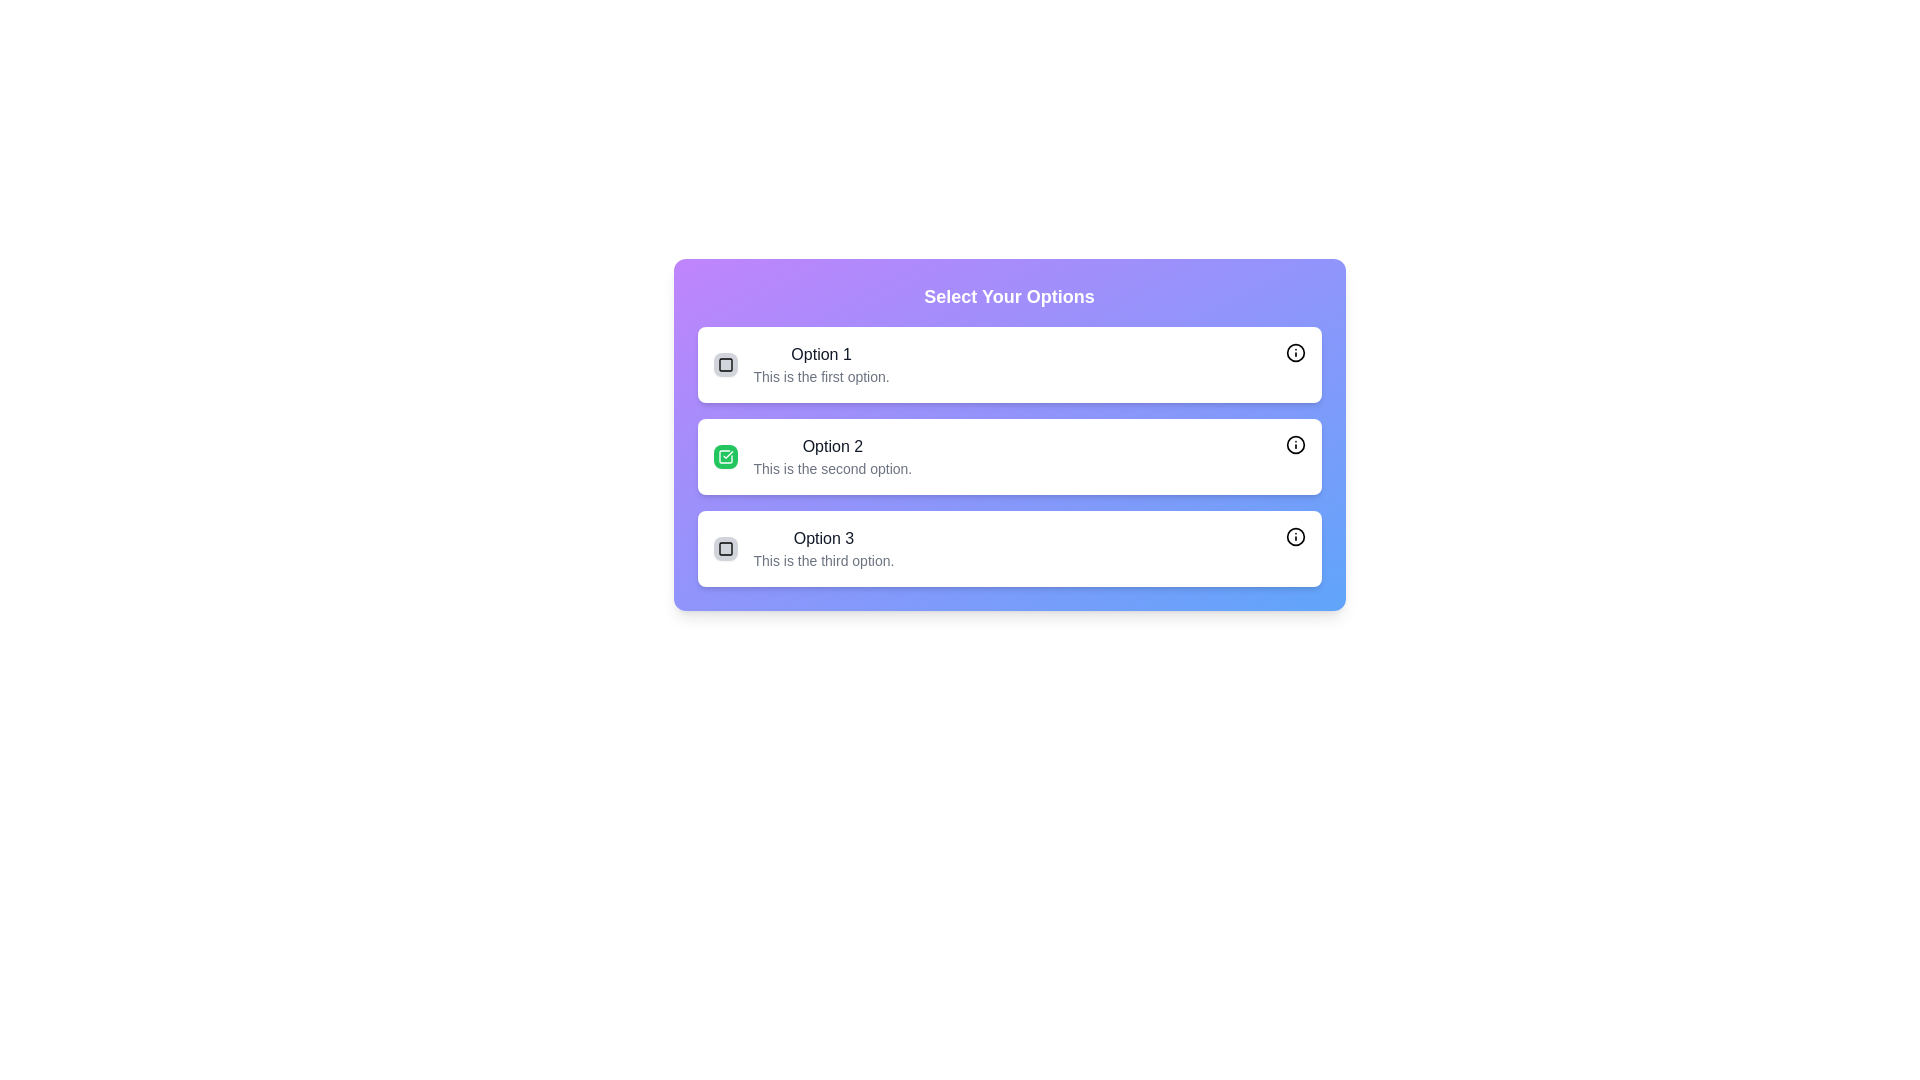  What do you see at coordinates (1295, 352) in the screenshot?
I see `the circular interactive icon with a lowercase 'i' symbol, located at the rightmost edge of the first option card titled 'Option 1'` at bounding box center [1295, 352].